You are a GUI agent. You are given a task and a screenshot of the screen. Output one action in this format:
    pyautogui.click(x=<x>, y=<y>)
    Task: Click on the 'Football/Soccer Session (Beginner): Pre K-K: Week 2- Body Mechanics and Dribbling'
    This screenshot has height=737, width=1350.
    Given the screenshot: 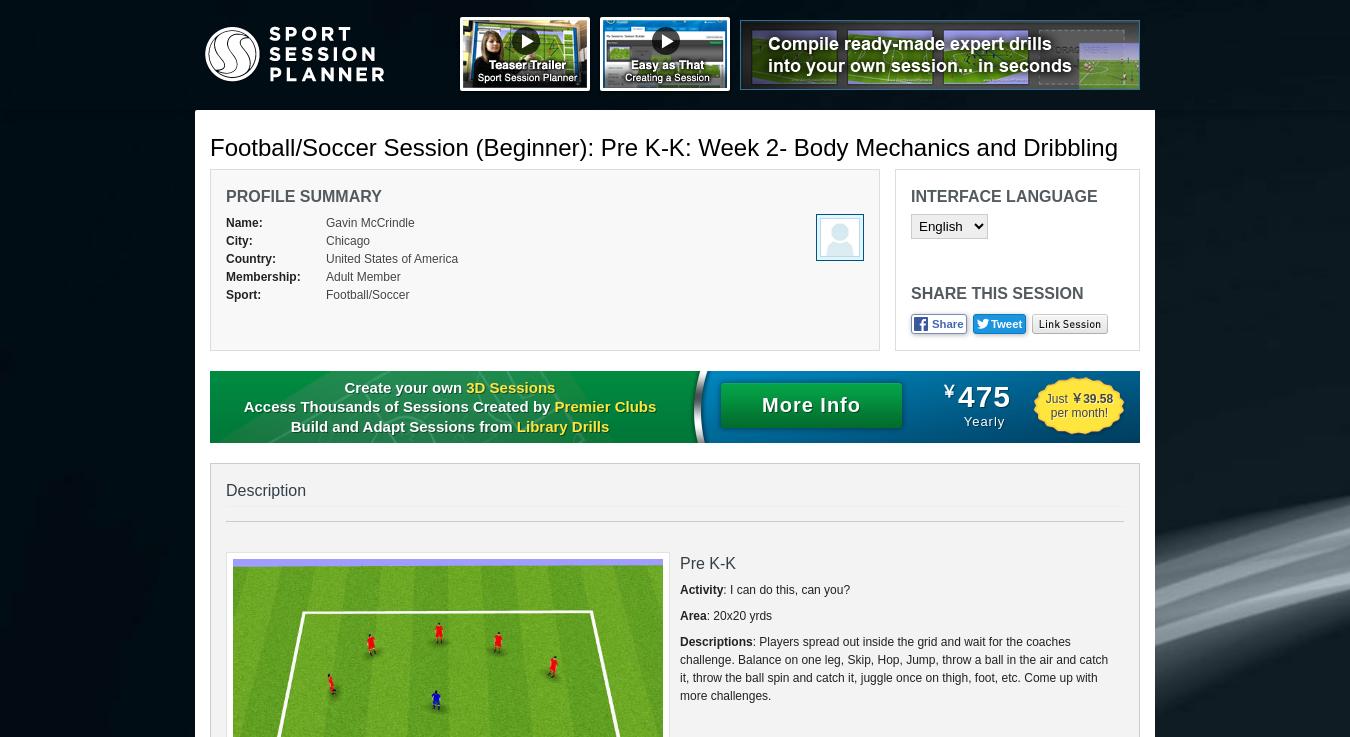 What is the action you would take?
    pyautogui.click(x=663, y=147)
    